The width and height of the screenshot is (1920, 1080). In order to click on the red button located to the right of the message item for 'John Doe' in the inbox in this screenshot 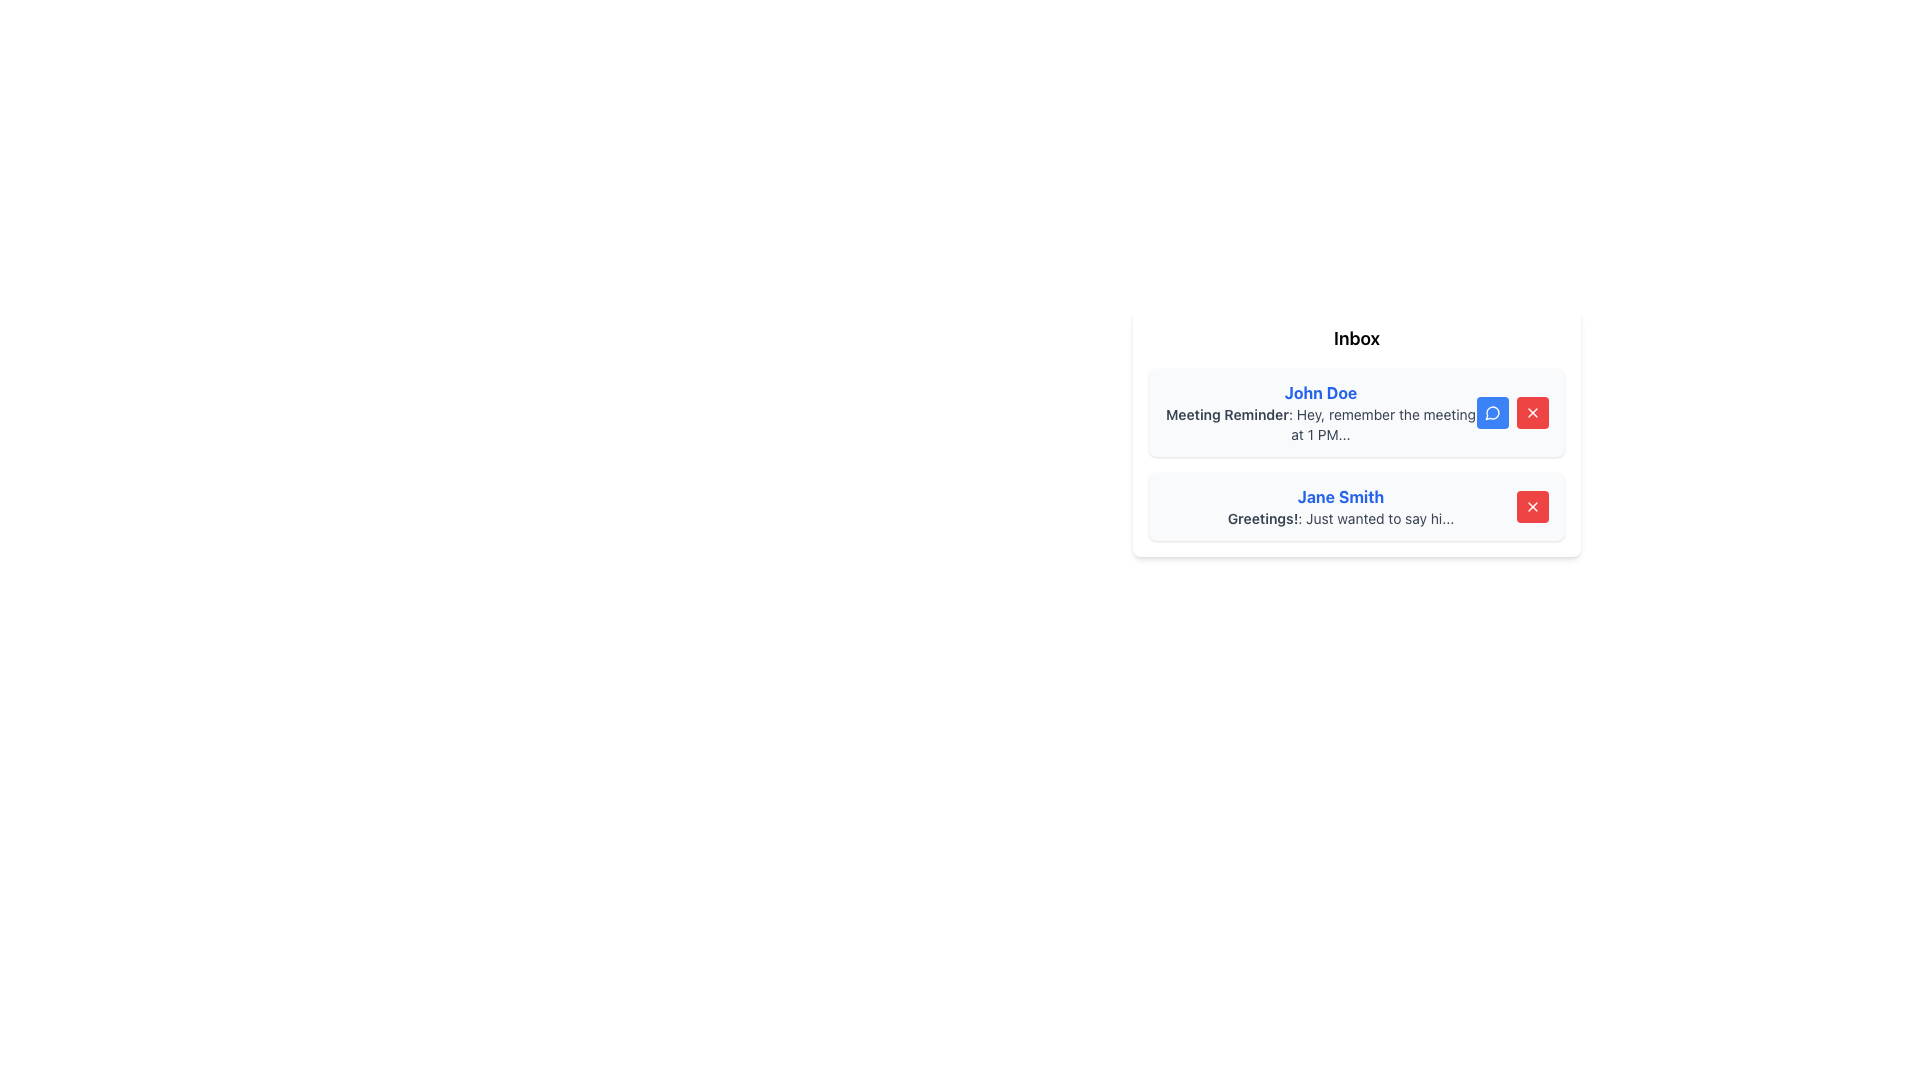, I will do `click(1531, 411)`.